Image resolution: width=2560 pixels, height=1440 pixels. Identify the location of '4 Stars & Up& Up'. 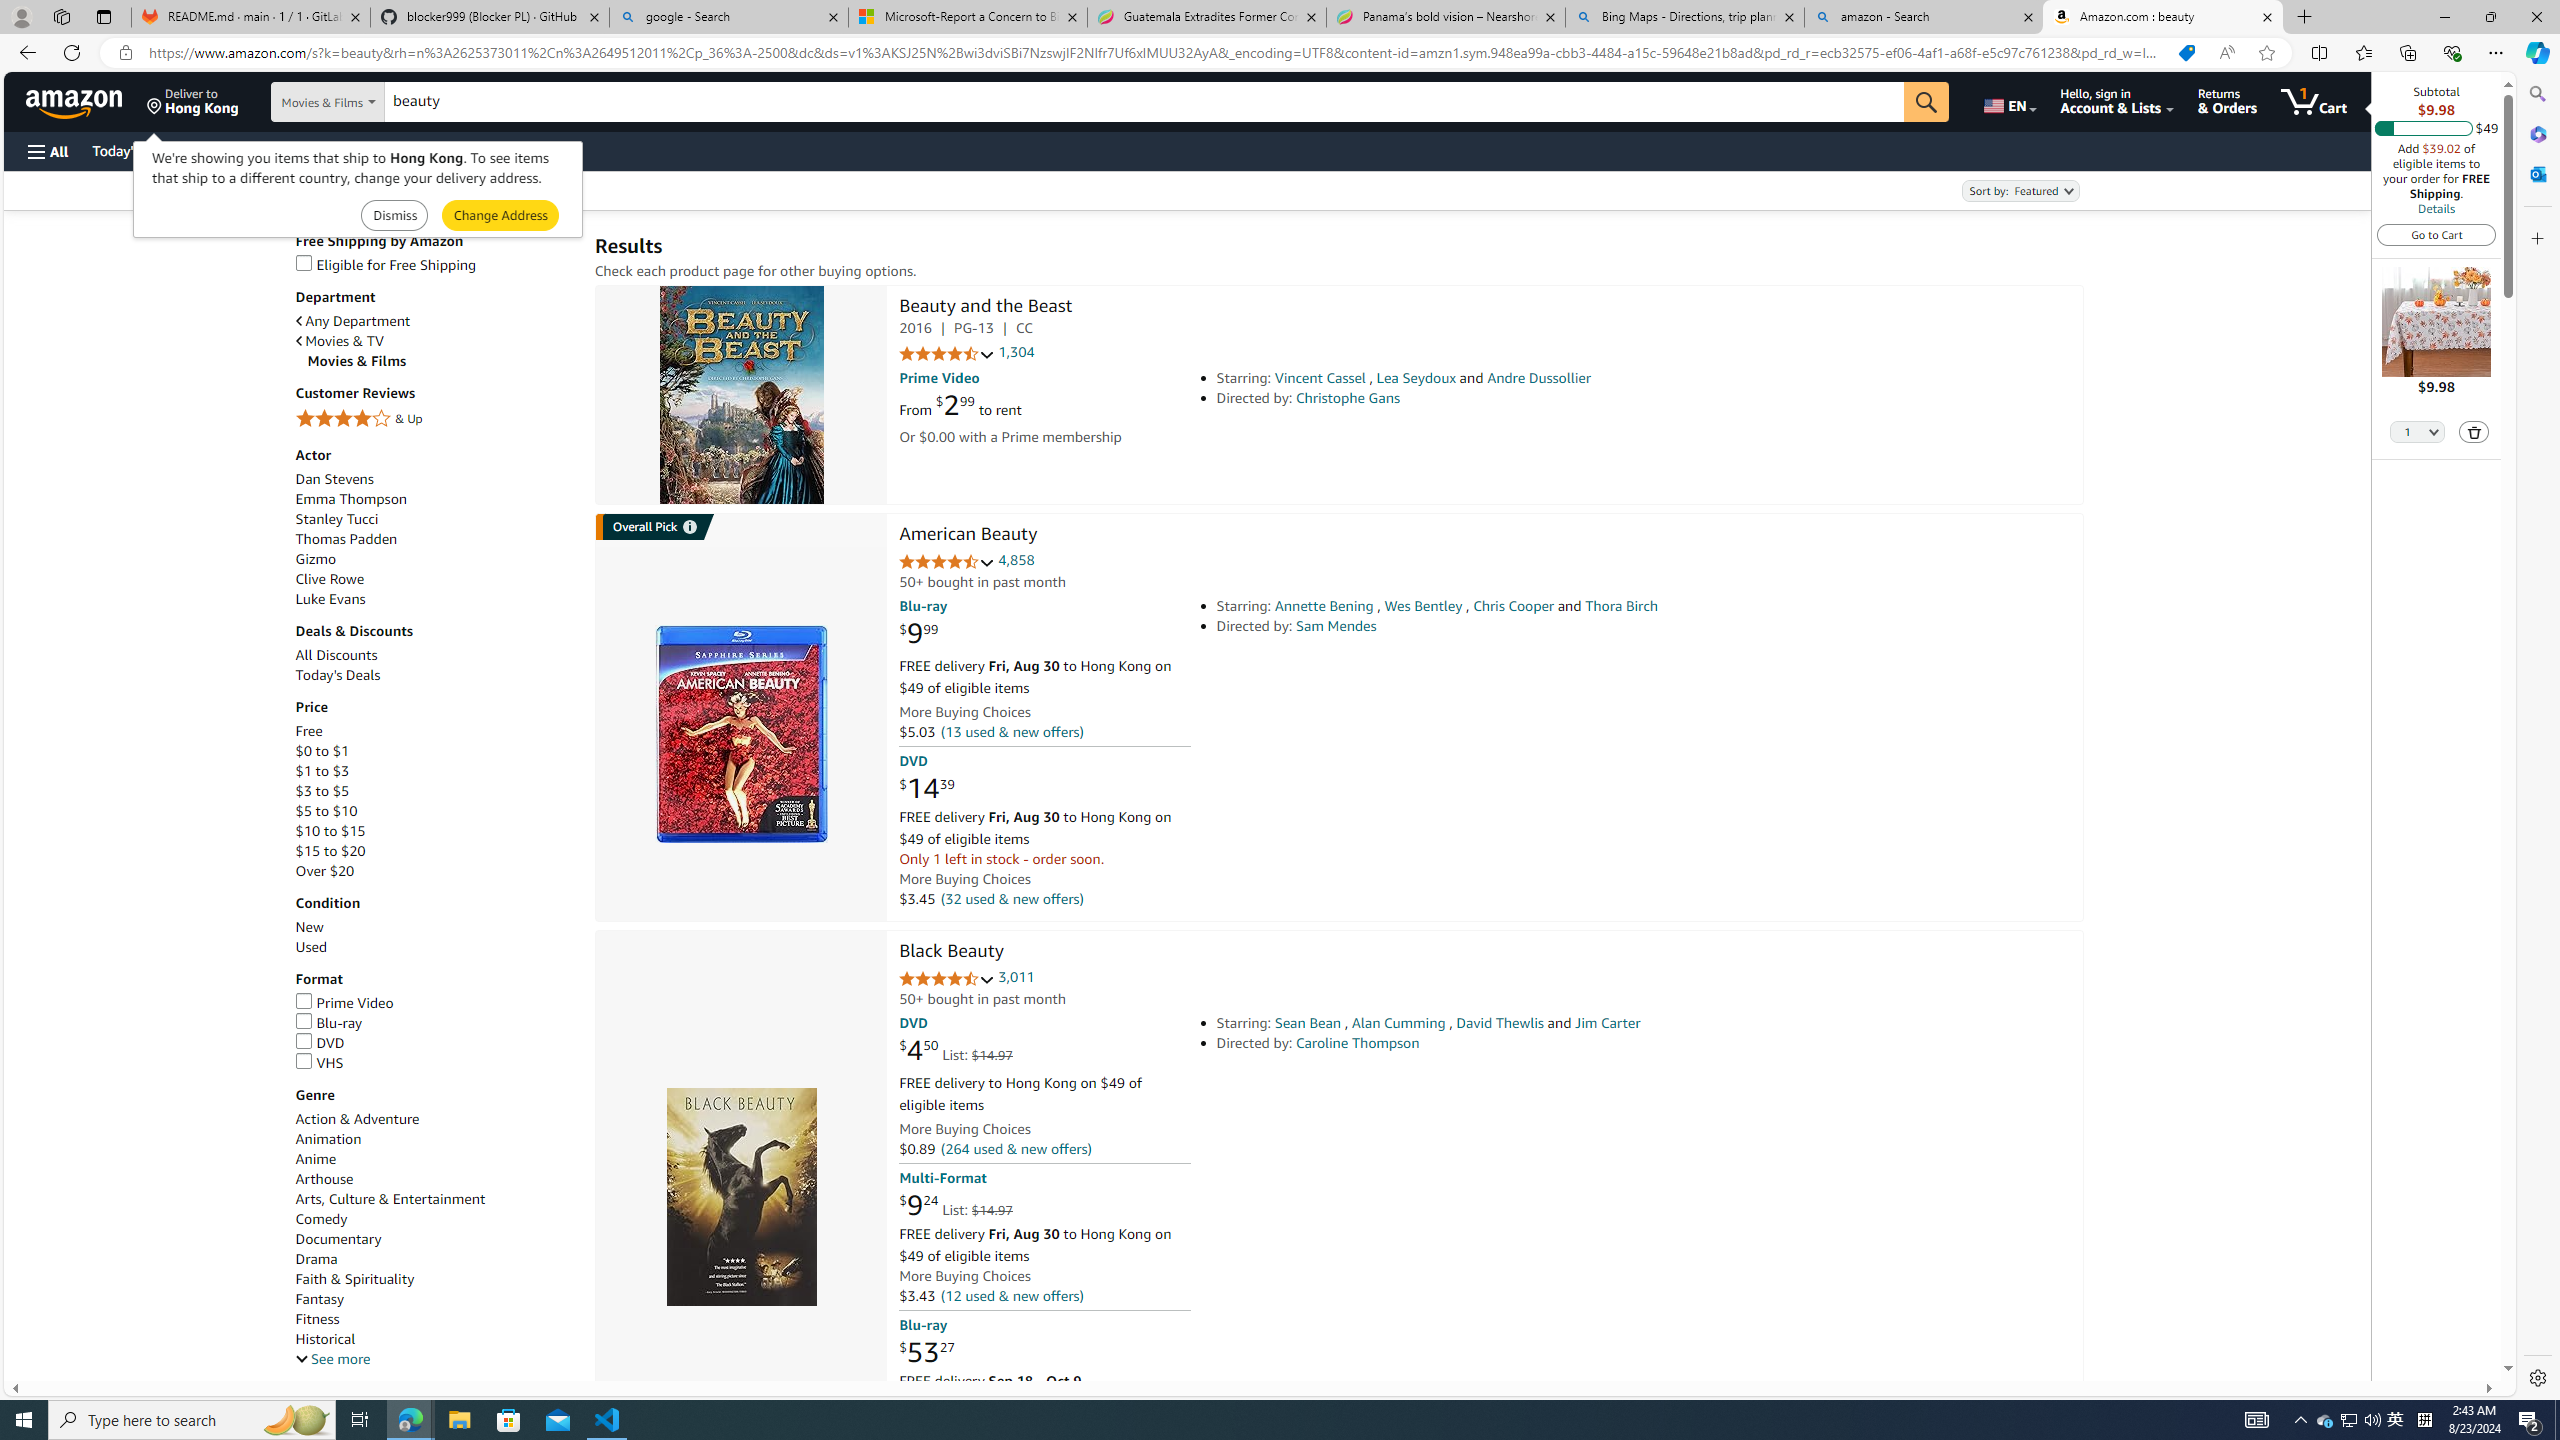
(435, 420).